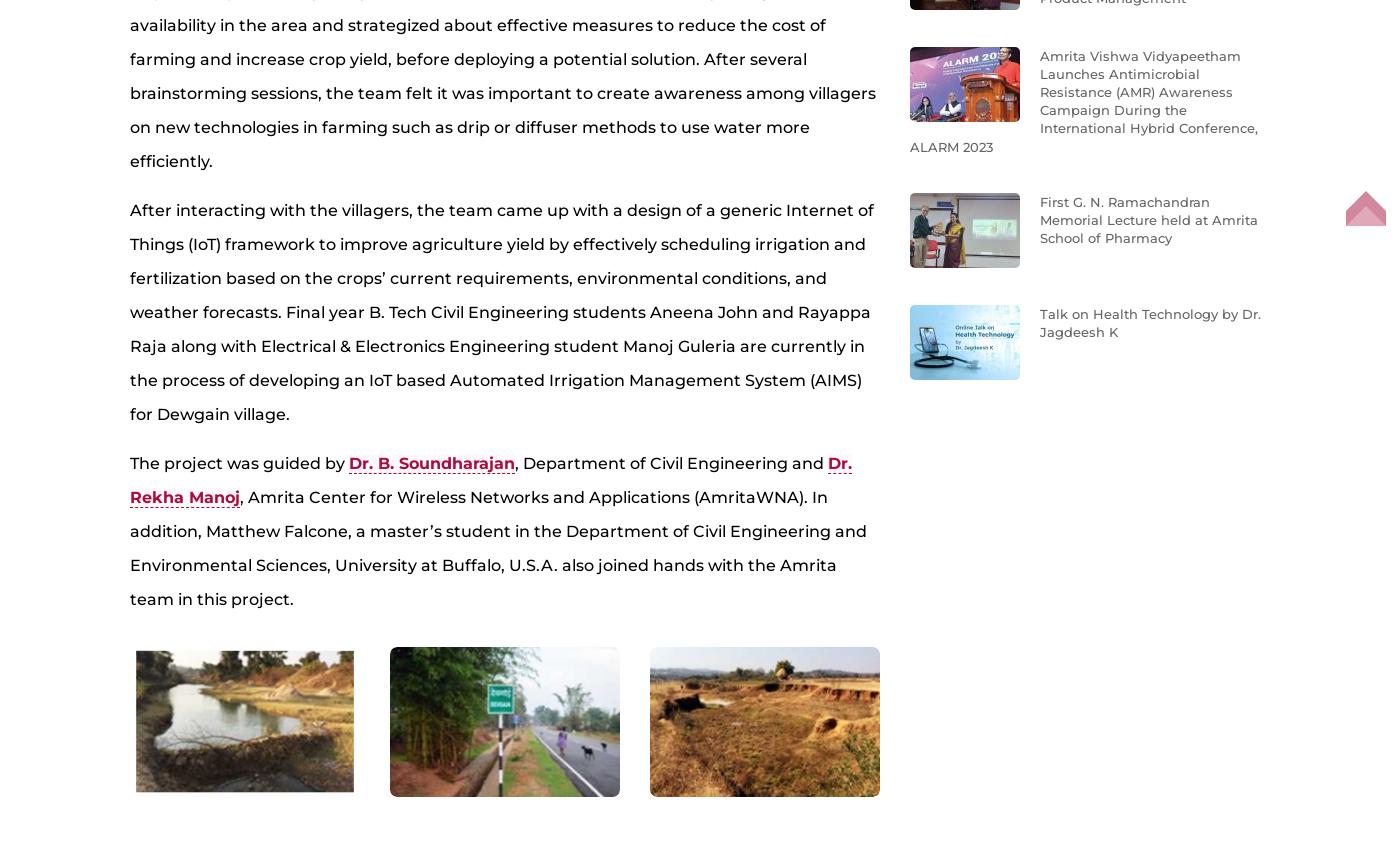  Describe the element at coordinates (1040, 219) in the screenshot. I see `'First G. N. Ramachandran Memorial Lecture held at Amrita School of Pharmacy'` at that location.